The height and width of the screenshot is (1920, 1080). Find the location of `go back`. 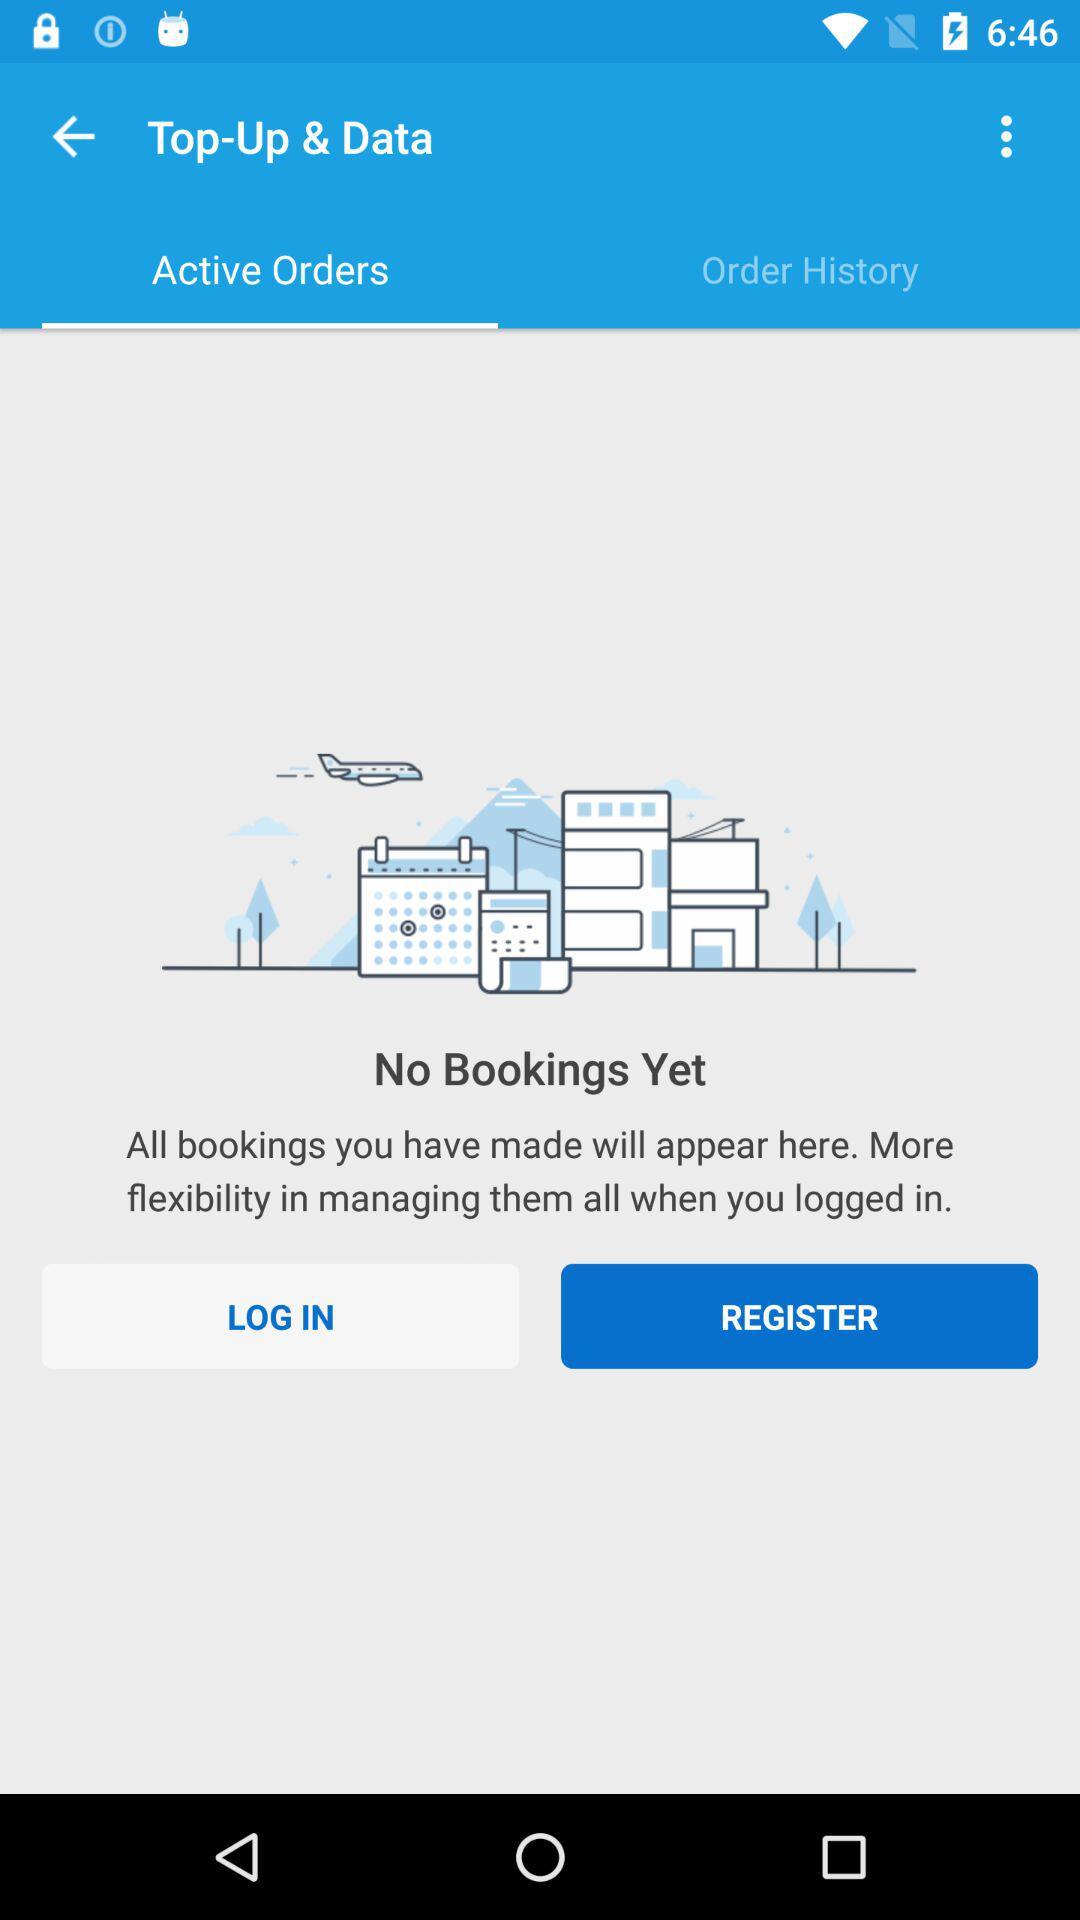

go back is located at coordinates (72, 135).